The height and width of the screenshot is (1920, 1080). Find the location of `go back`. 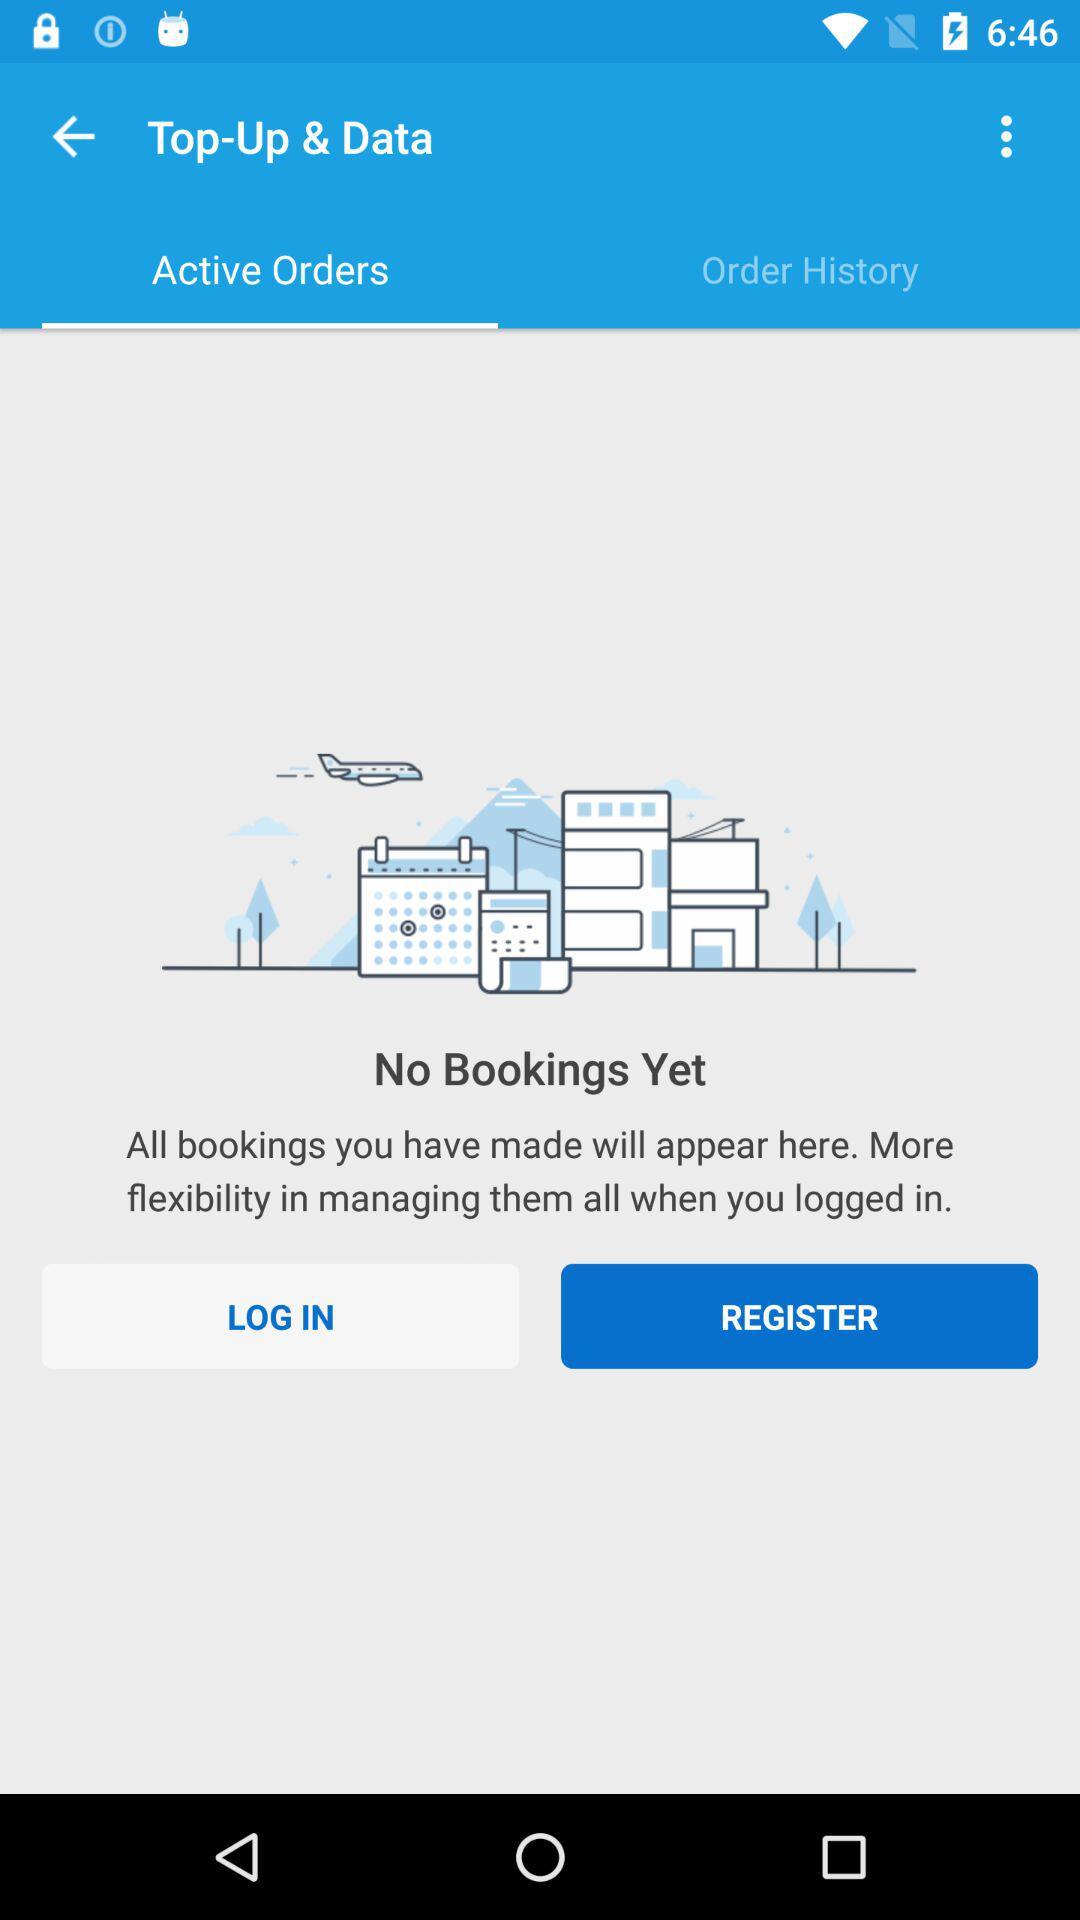

go back is located at coordinates (72, 135).